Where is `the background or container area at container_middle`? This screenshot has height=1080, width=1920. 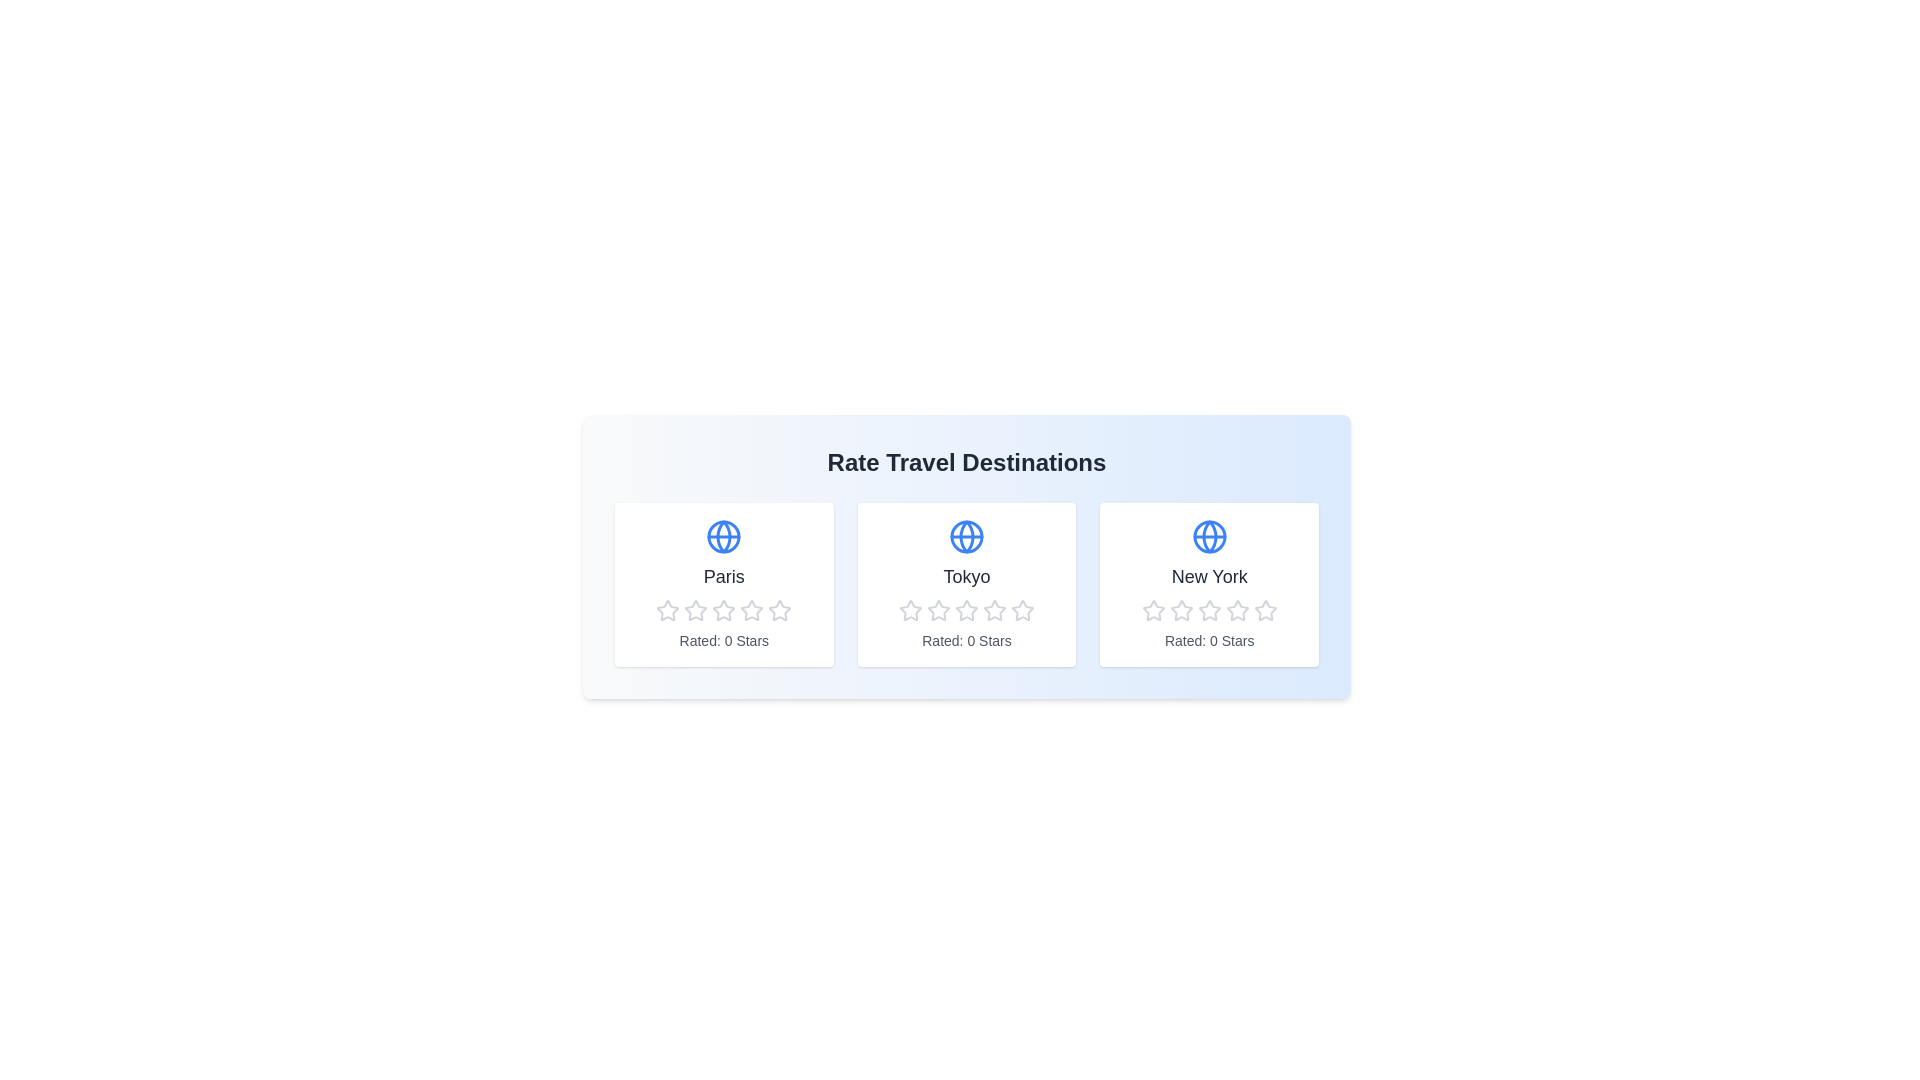
the background or container area at container_middle is located at coordinates (767, 499).